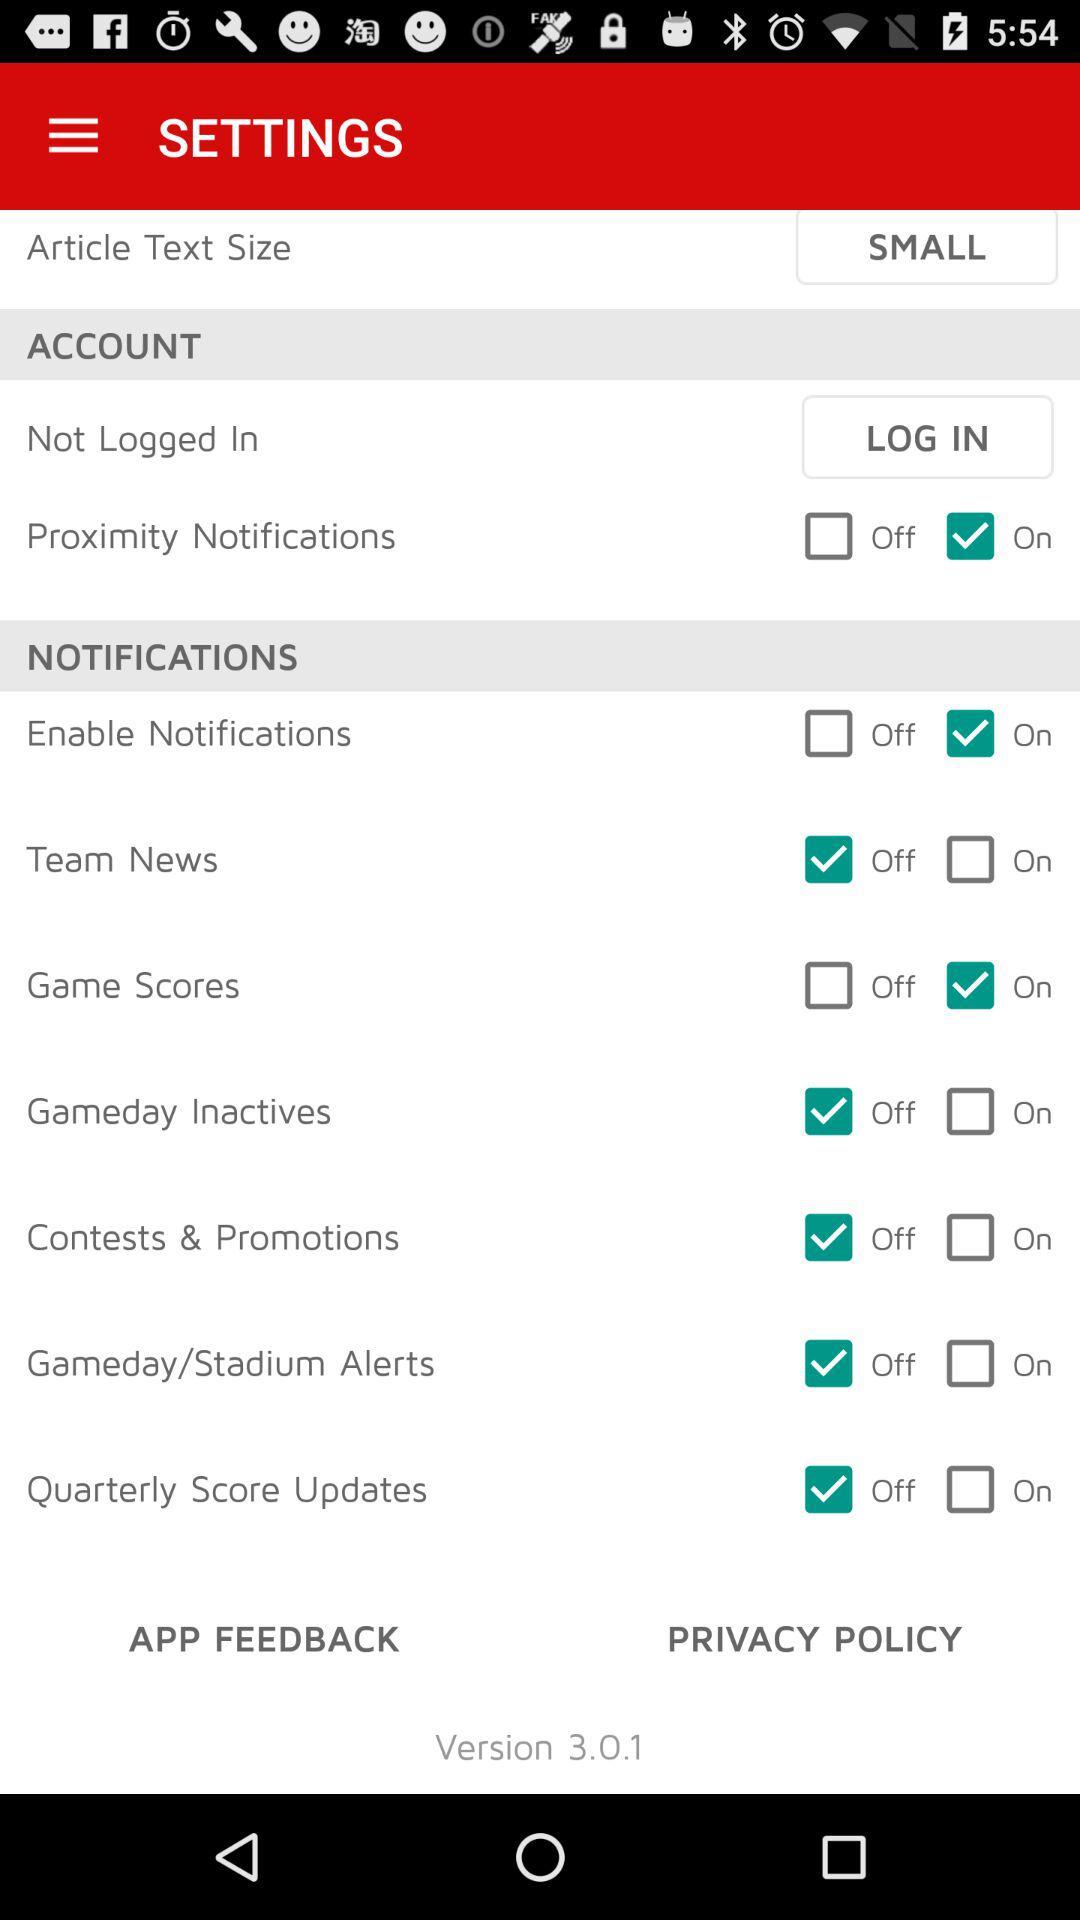 This screenshot has height=1920, width=1080. Describe the element at coordinates (927, 436) in the screenshot. I see `the log in` at that location.